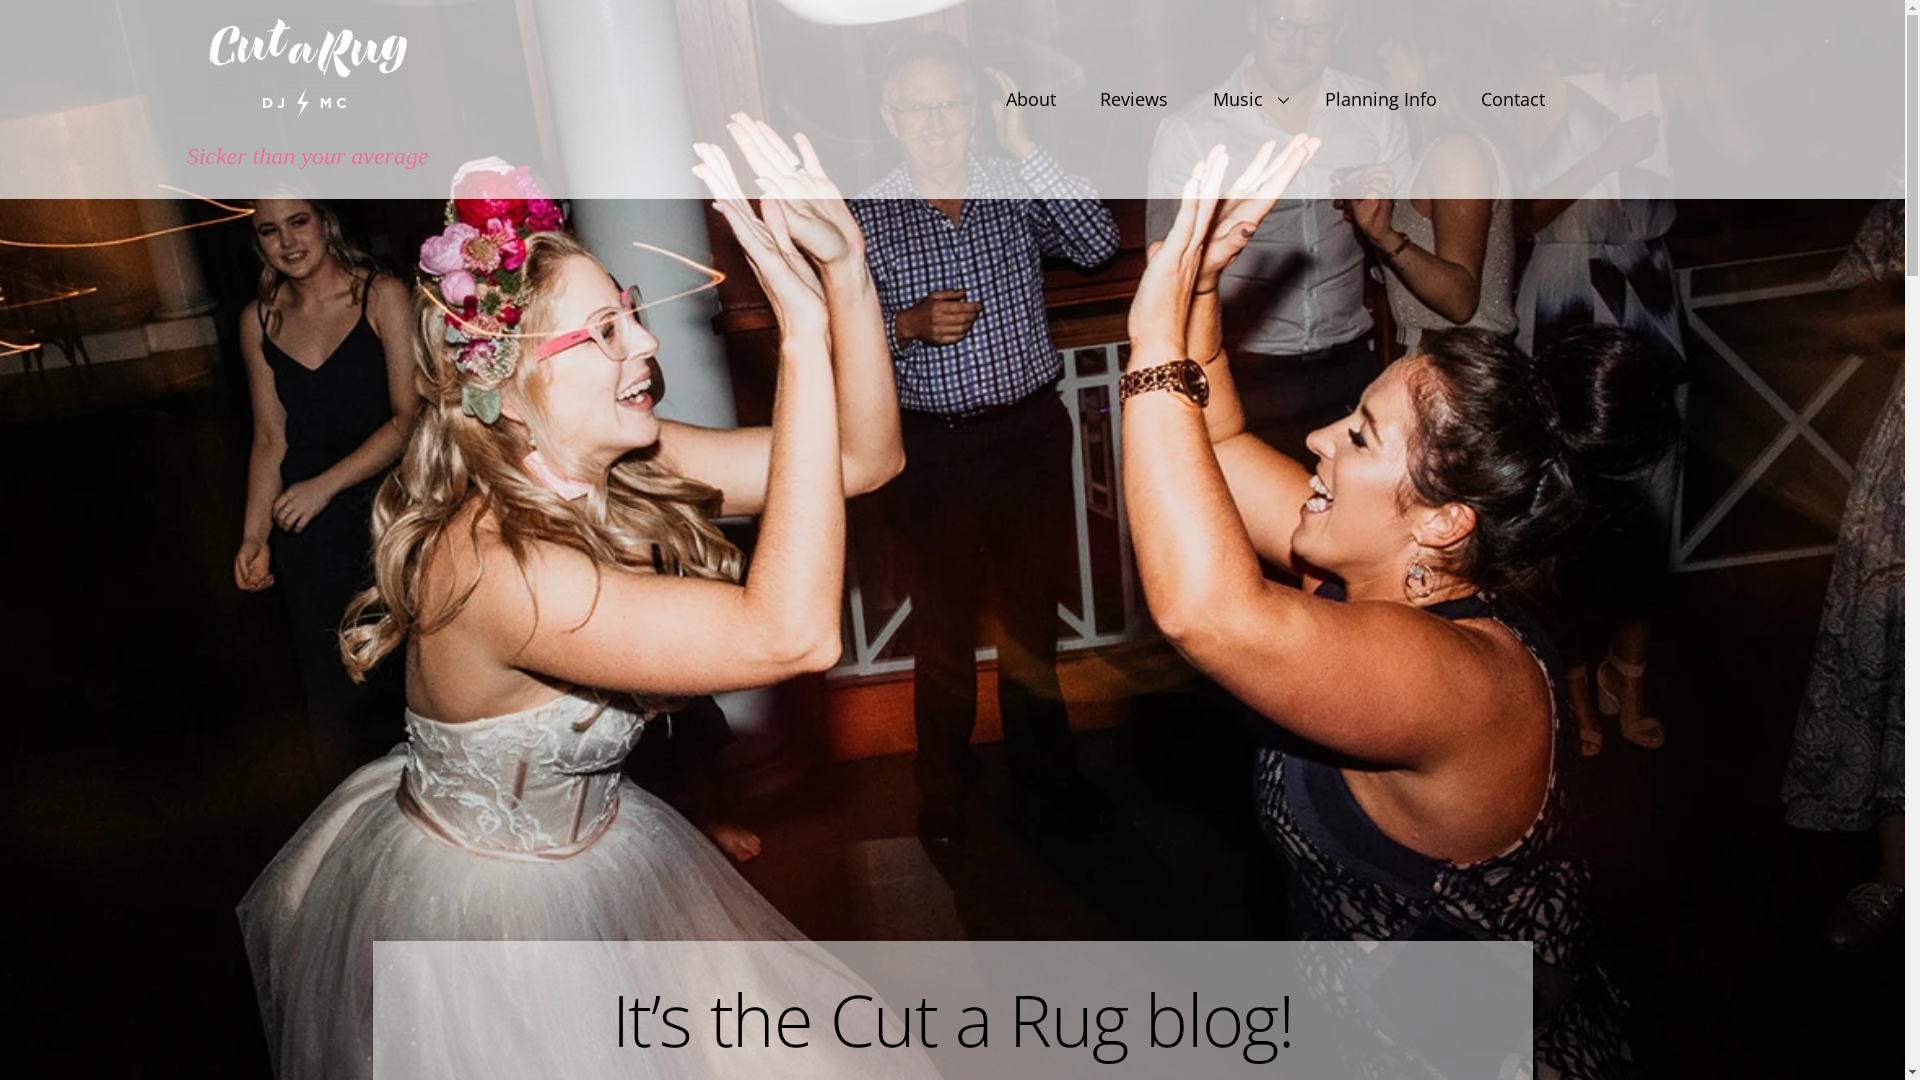 The image size is (1920, 1080). Describe the element at coordinates (306, 67) in the screenshot. I see `'Link'` at that location.